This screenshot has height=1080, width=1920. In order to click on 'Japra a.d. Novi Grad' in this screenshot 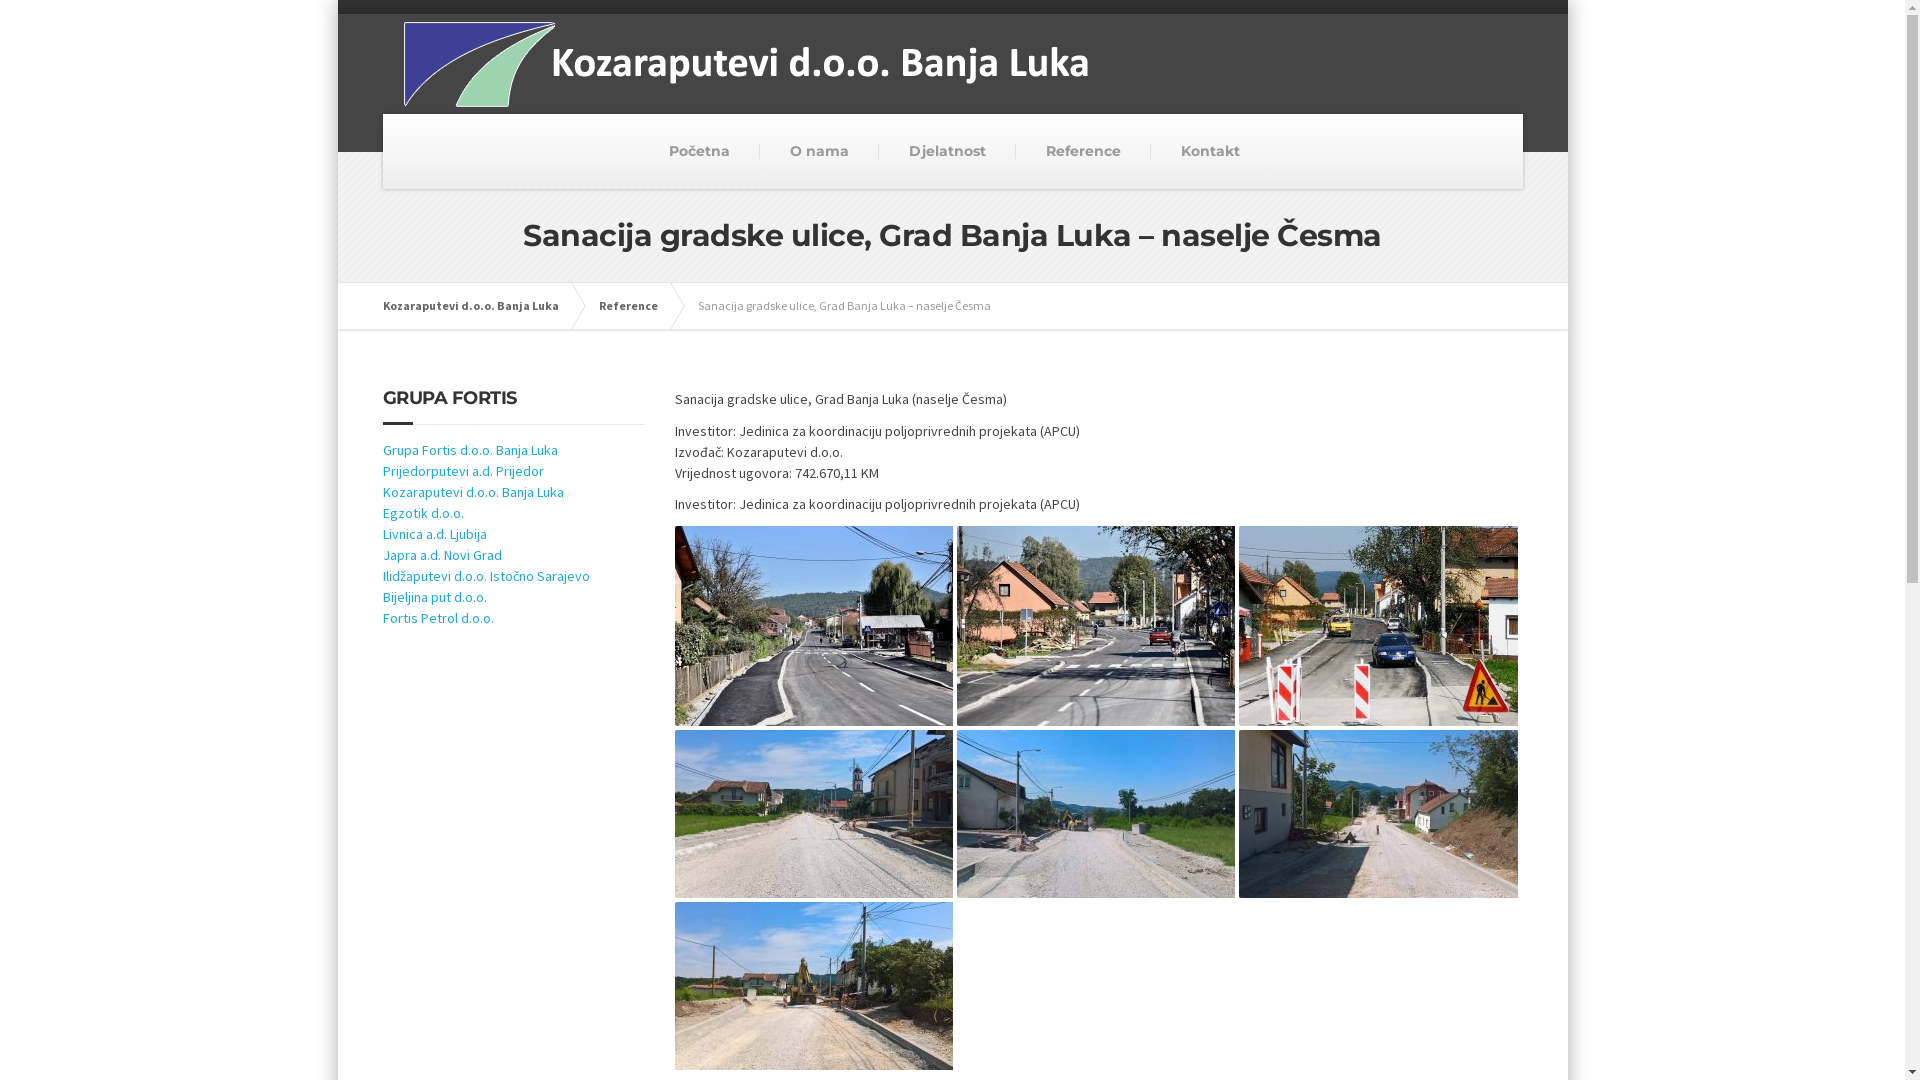, I will do `click(440, 555)`.